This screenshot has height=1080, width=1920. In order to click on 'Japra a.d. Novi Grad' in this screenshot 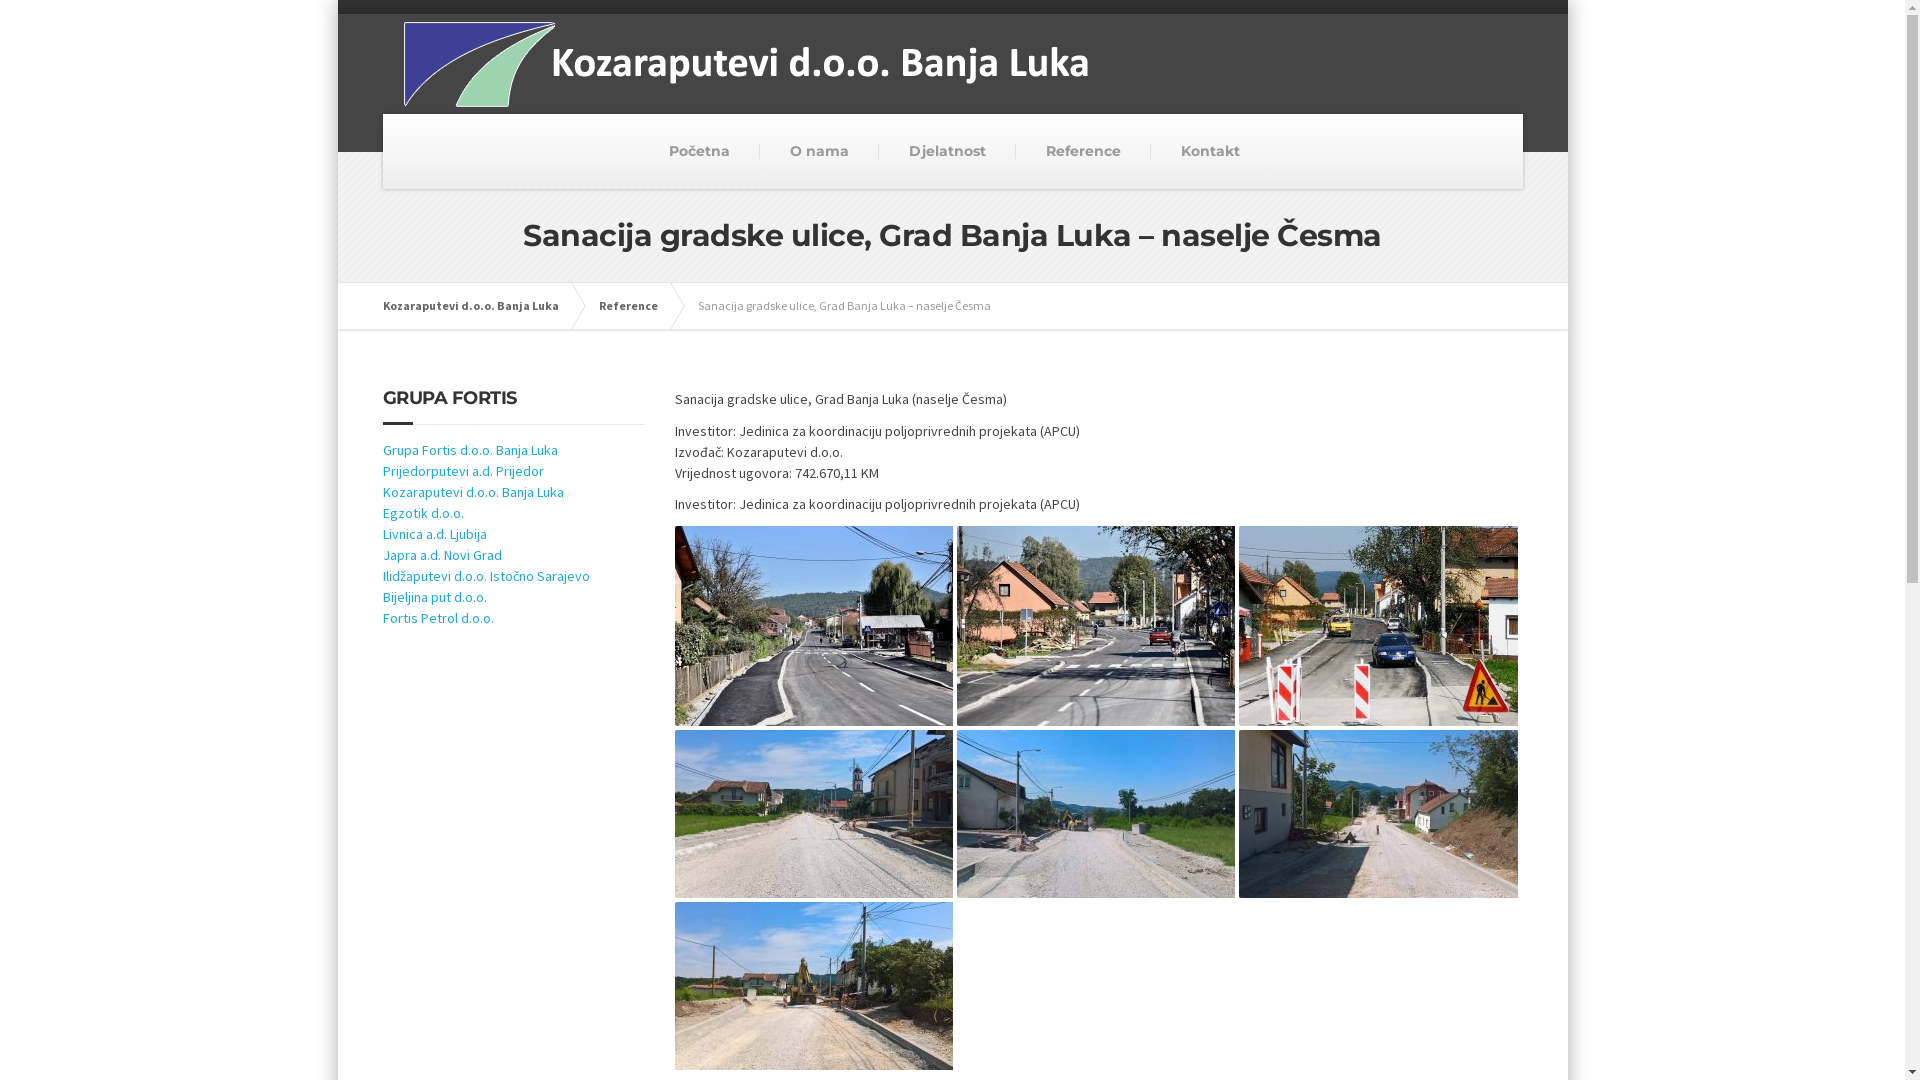, I will do `click(440, 555)`.